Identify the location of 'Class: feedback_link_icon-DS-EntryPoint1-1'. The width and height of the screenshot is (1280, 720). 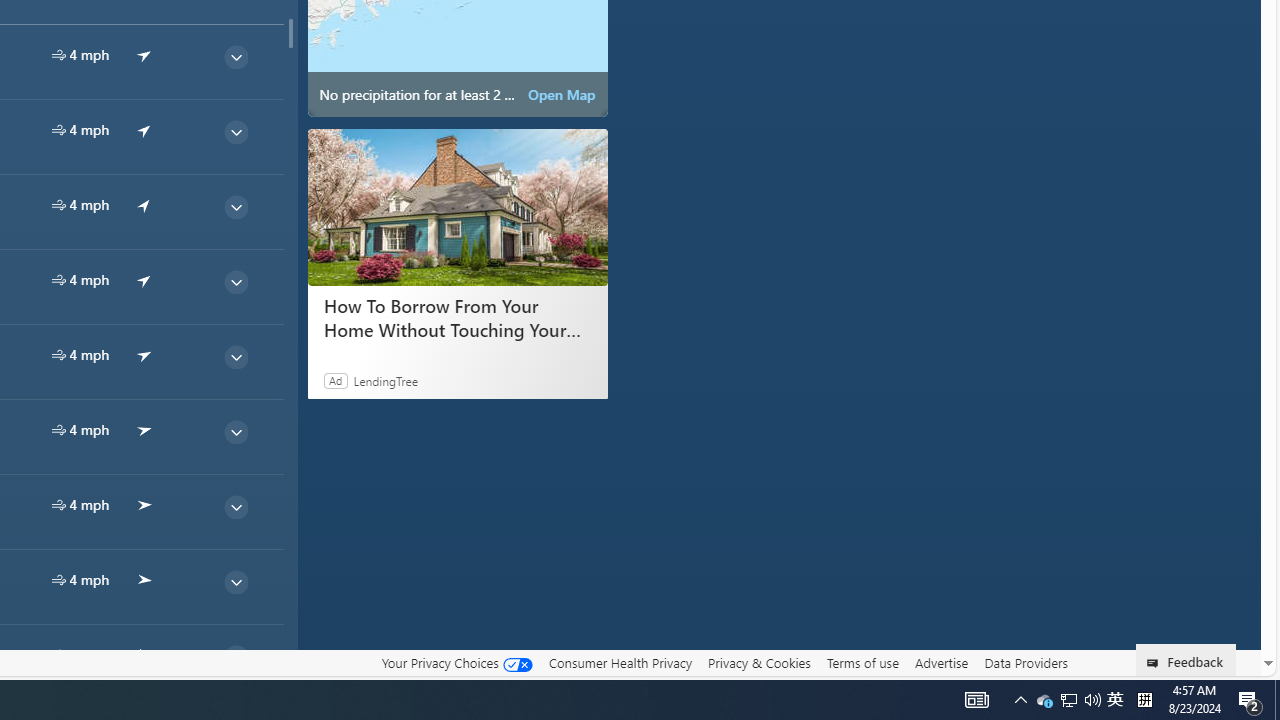
(1156, 663).